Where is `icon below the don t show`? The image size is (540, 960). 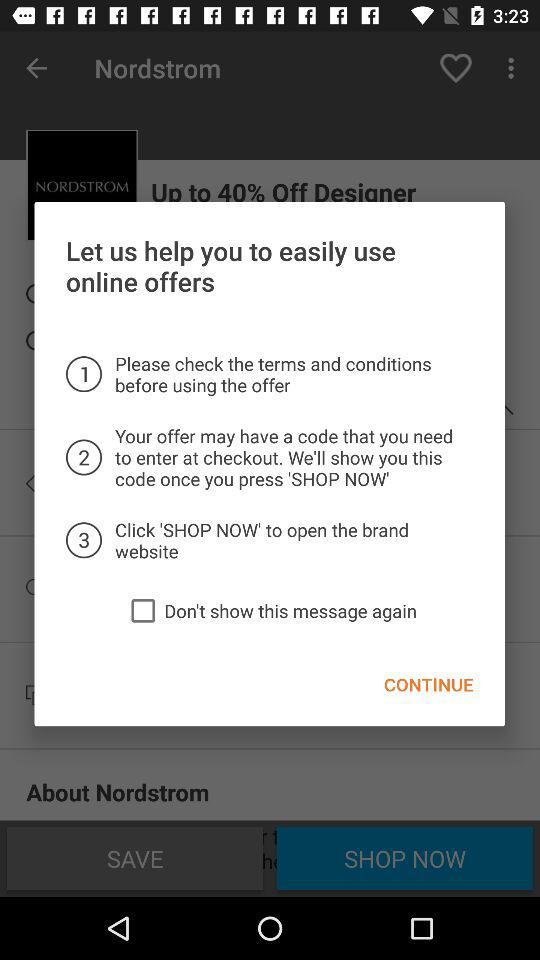
icon below the don t show is located at coordinates (427, 684).